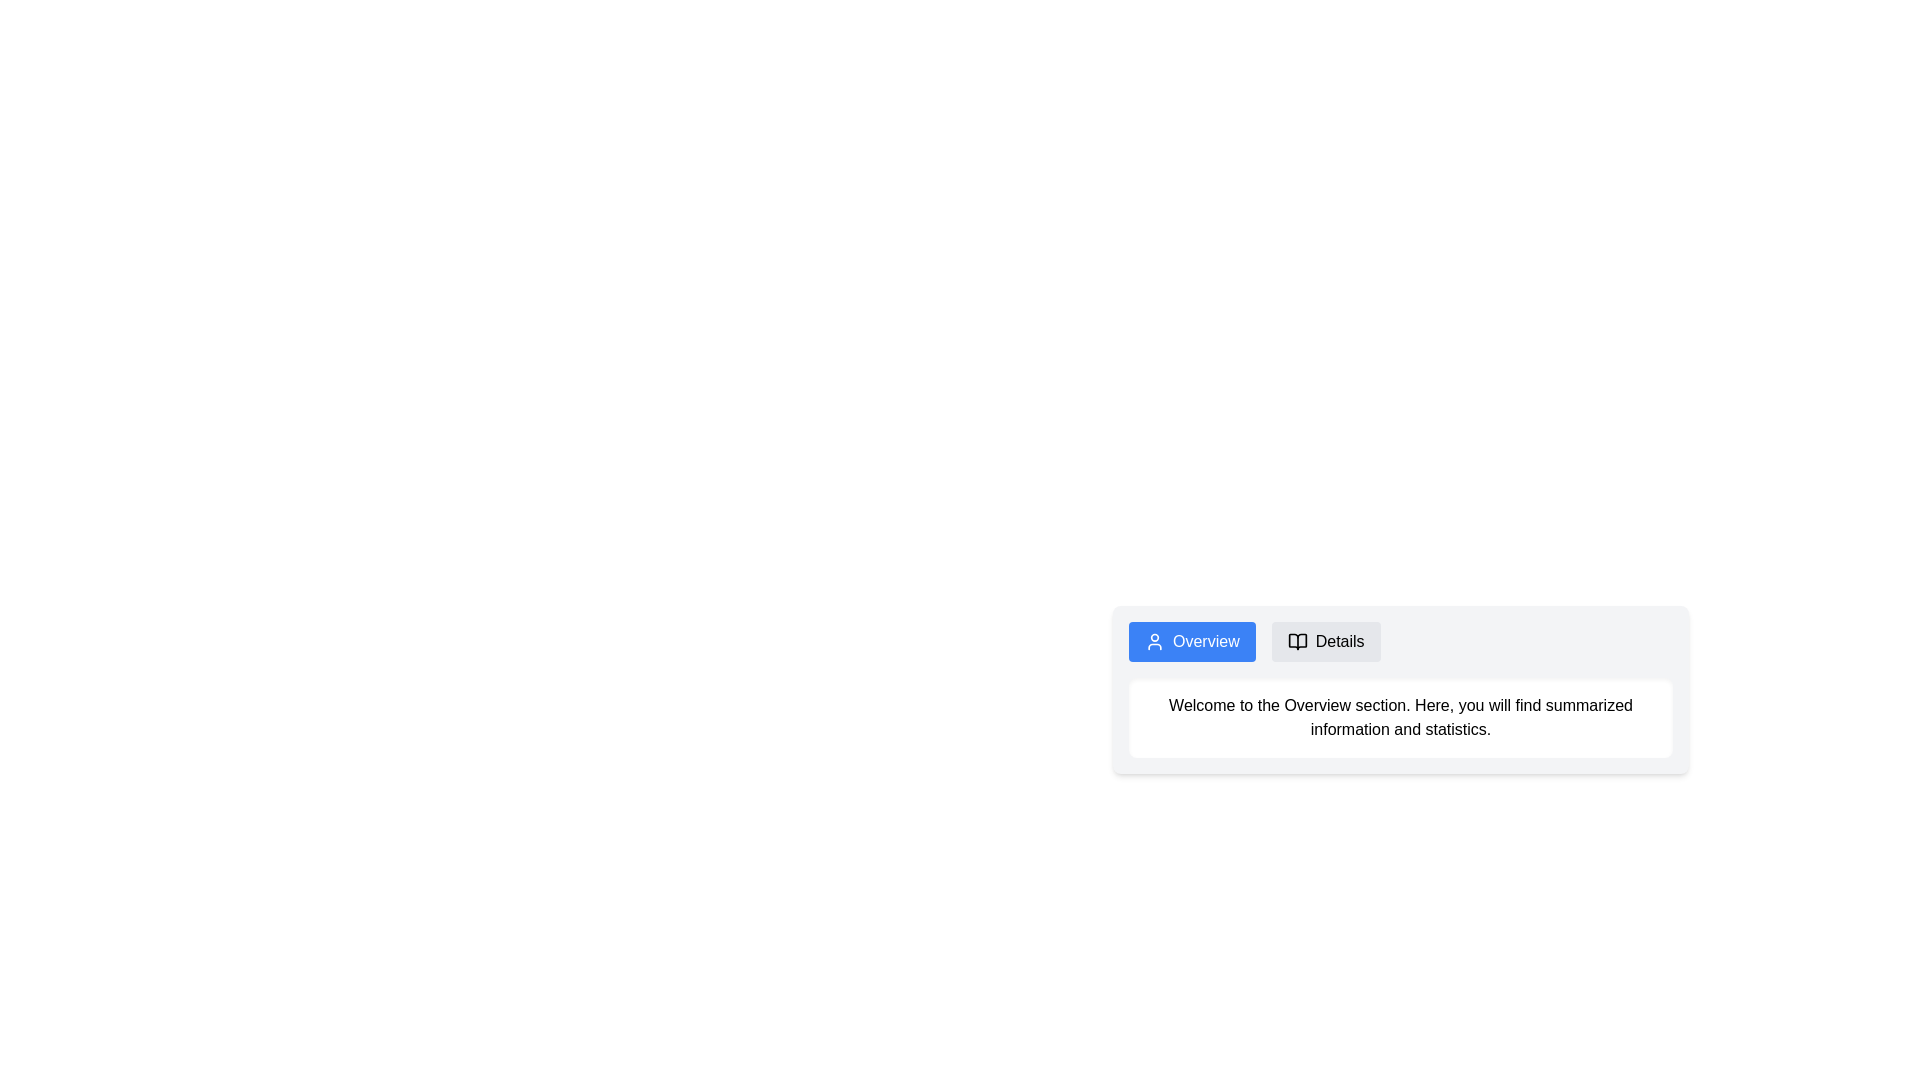  What do you see at coordinates (1326, 641) in the screenshot?
I see `the second button in the horizontal button group located to the right of the 'Overview' button with a blue background` at bounding box center [1326, 641].